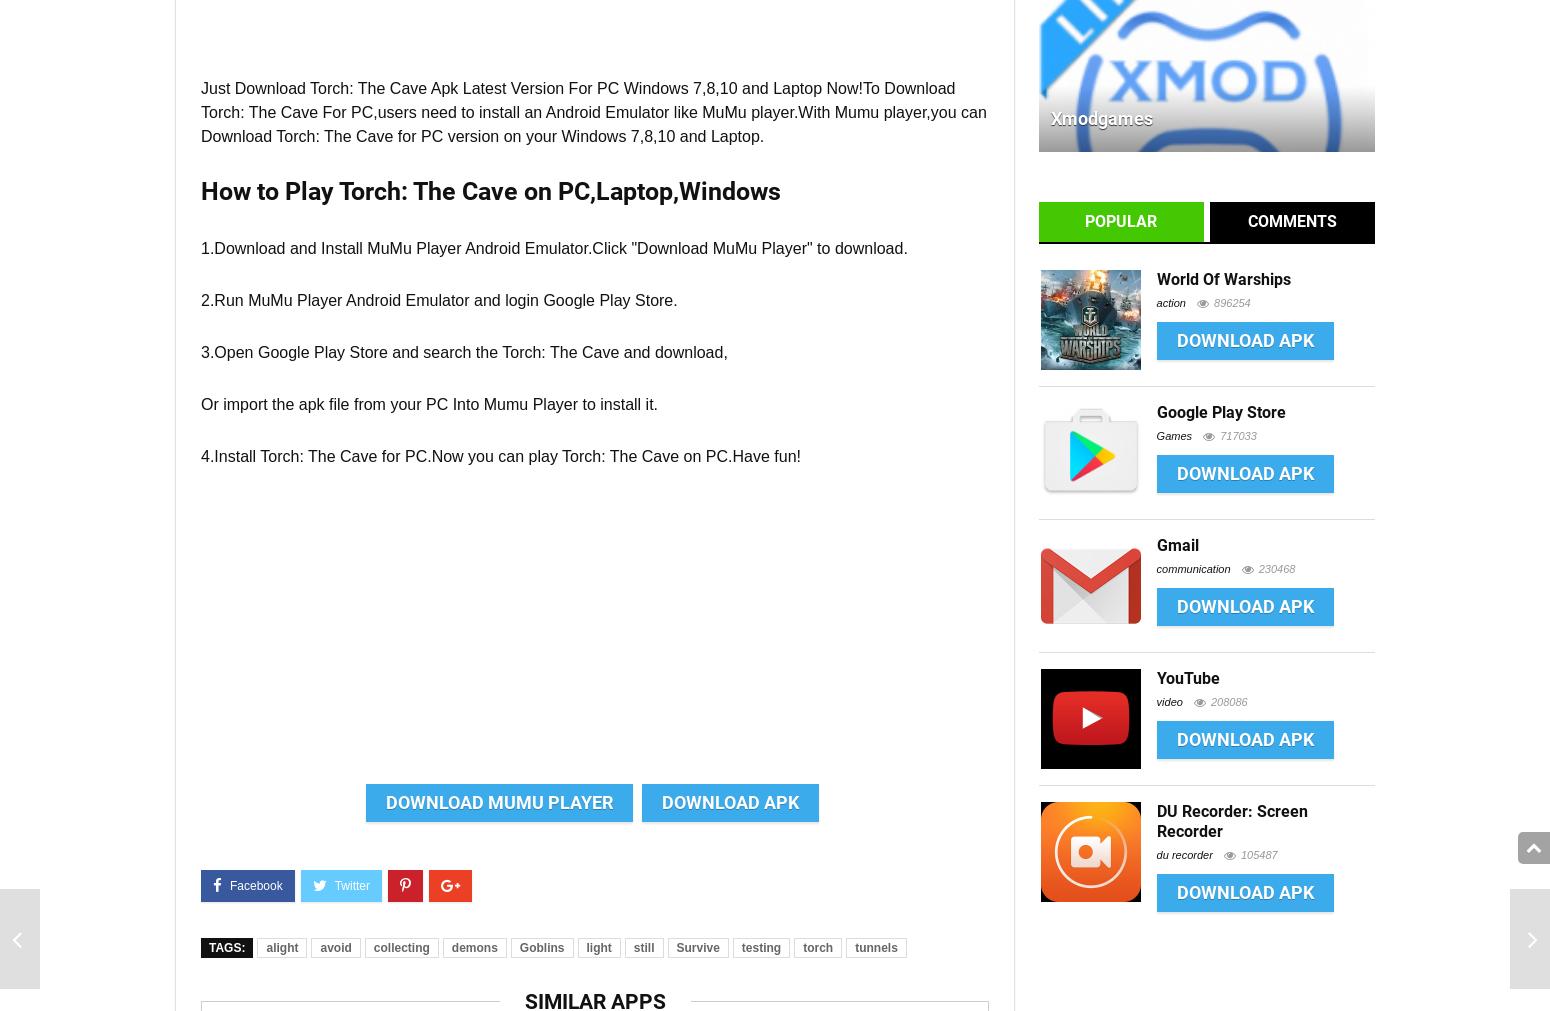 This screenshot has height=1011, width=1550. What do you see at coordinates (226, 948) in the screenshot?
I see `'Tags:'` at bounding box center [226, 948].